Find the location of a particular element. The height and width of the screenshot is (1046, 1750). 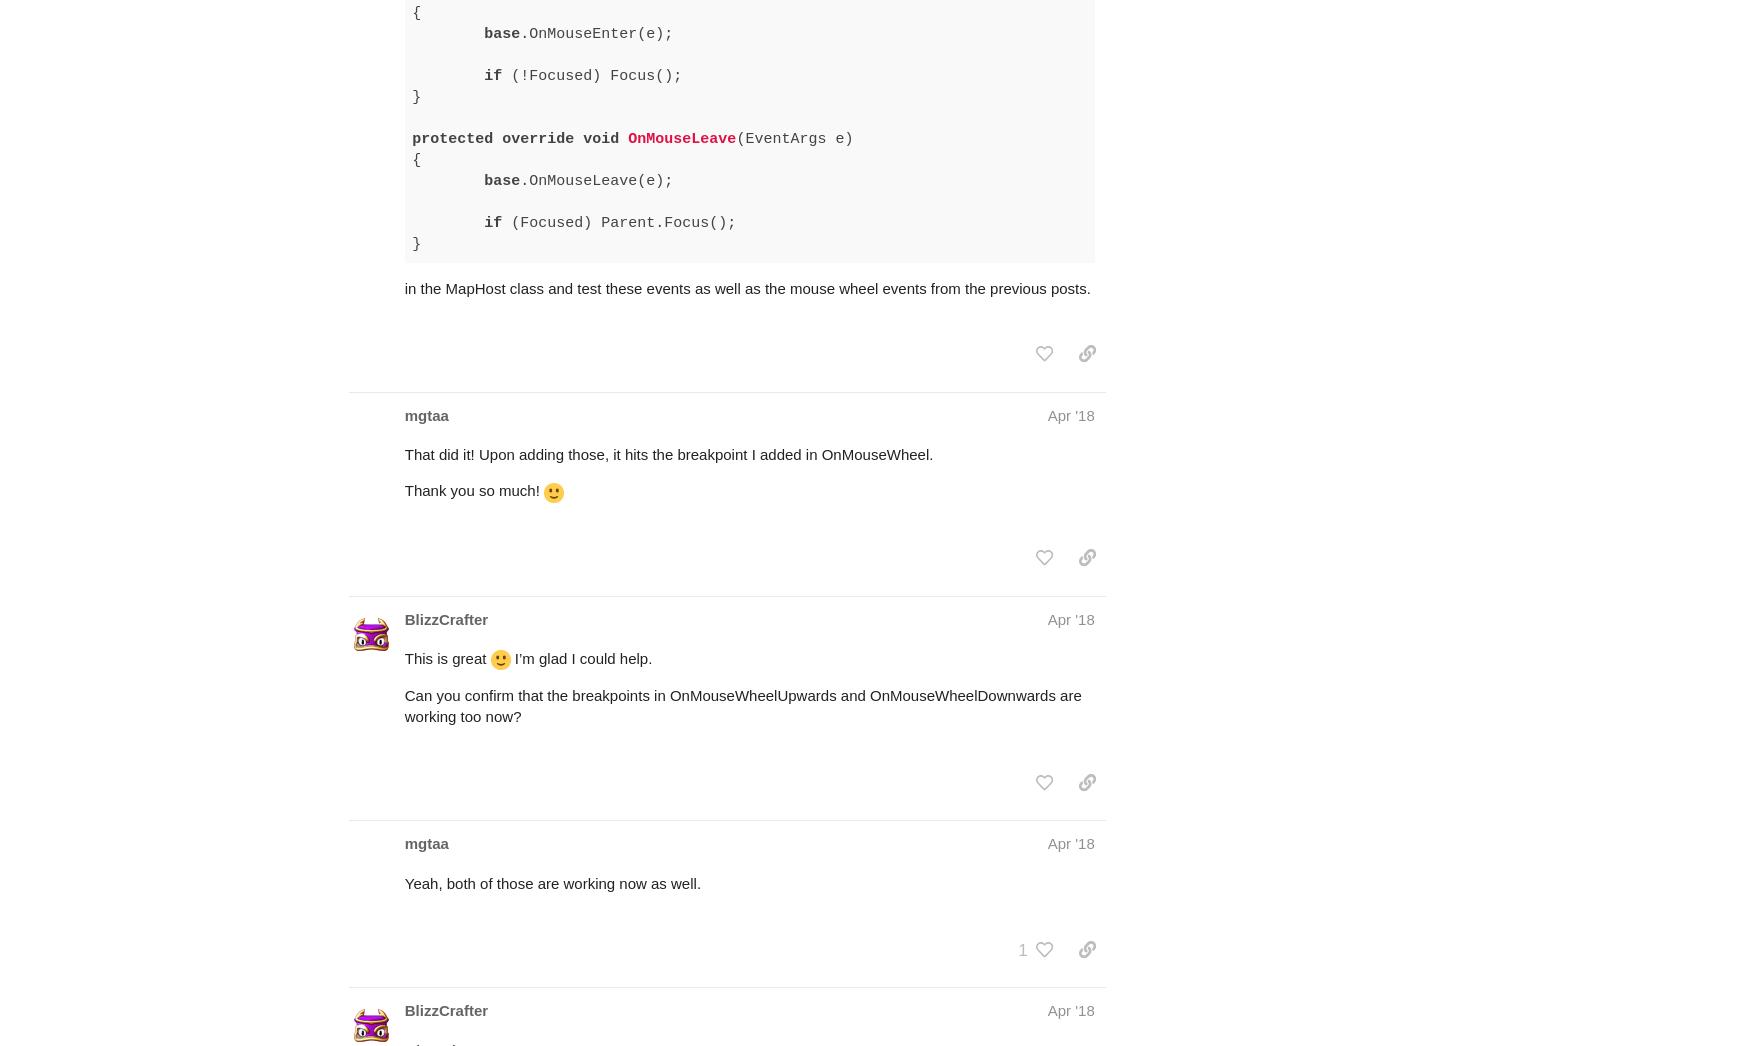

'Yeah, both of those are working now as well.' is located at coordinates (403, 805).